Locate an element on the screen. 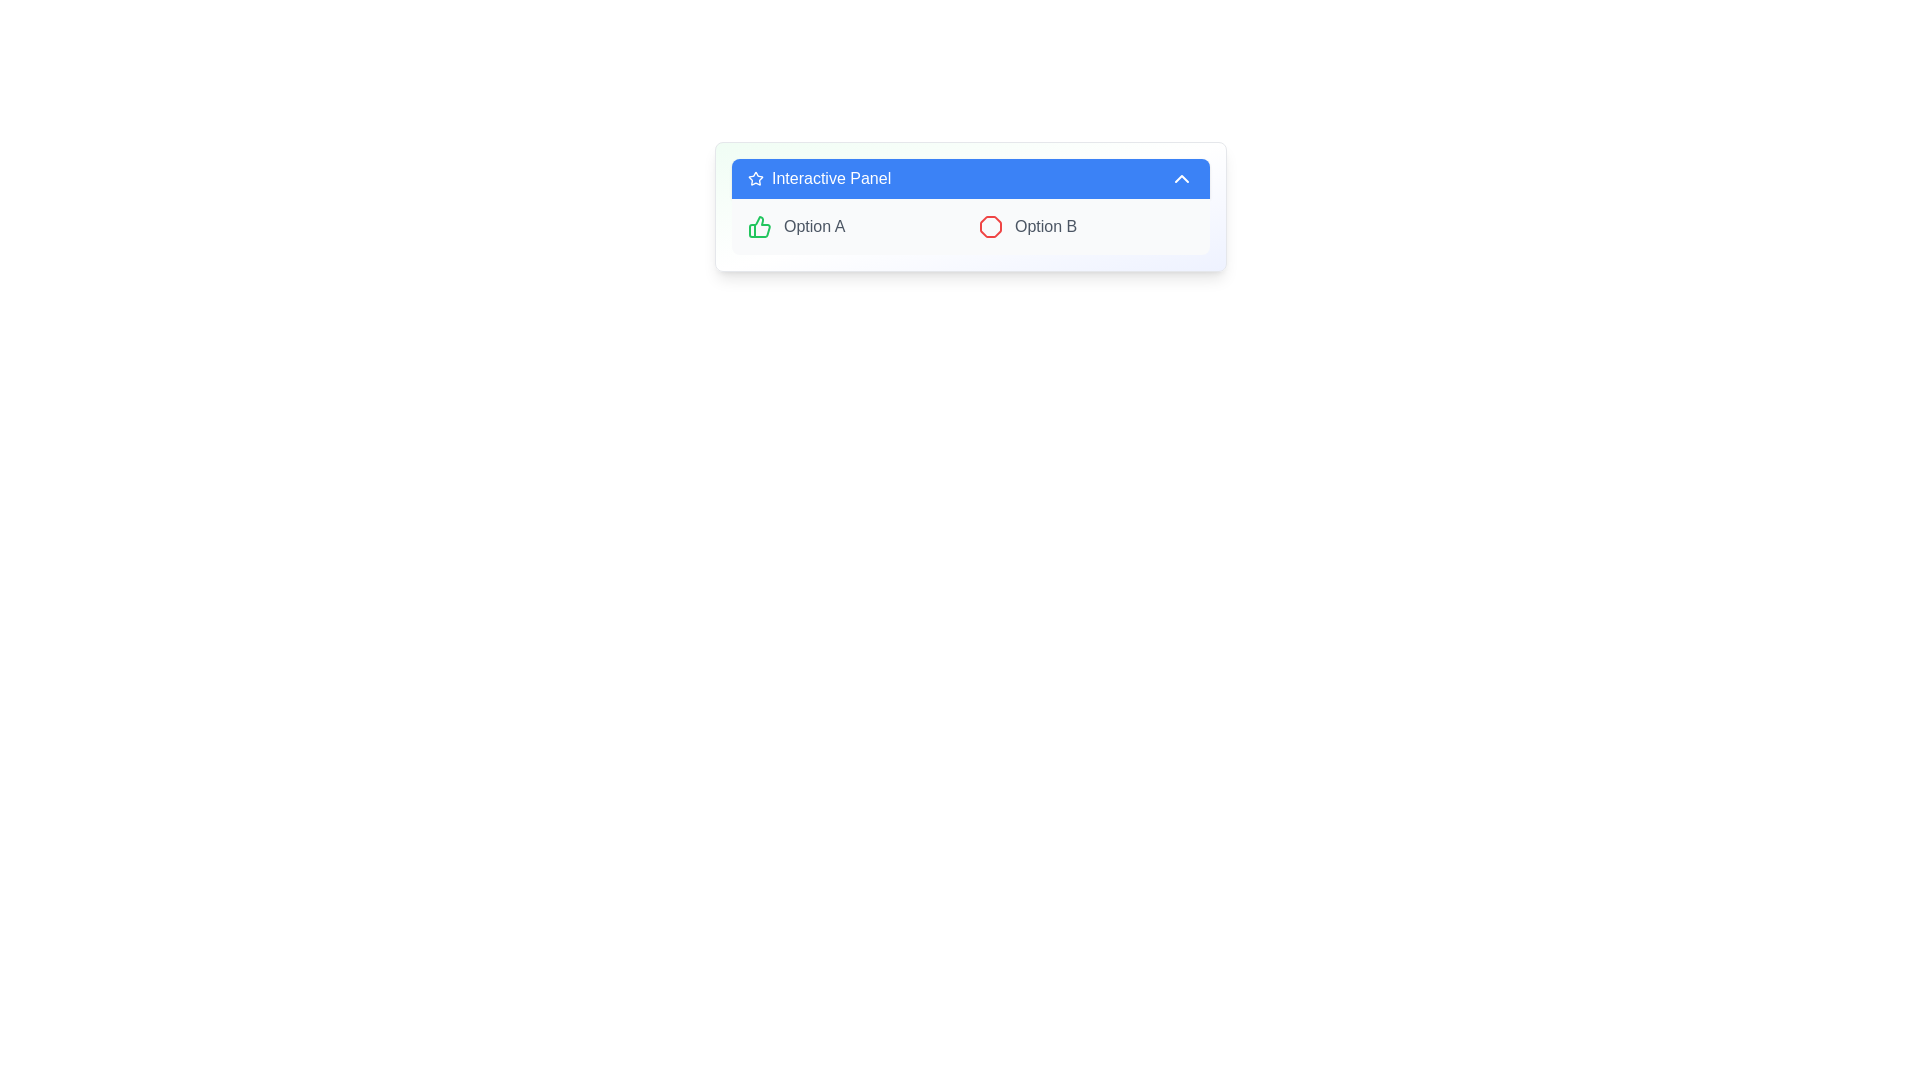  the icon representing a rating or favorite marker located in the top-left corner of the 'Interactive Panel' blue panel is located at coordinates (754, 177).